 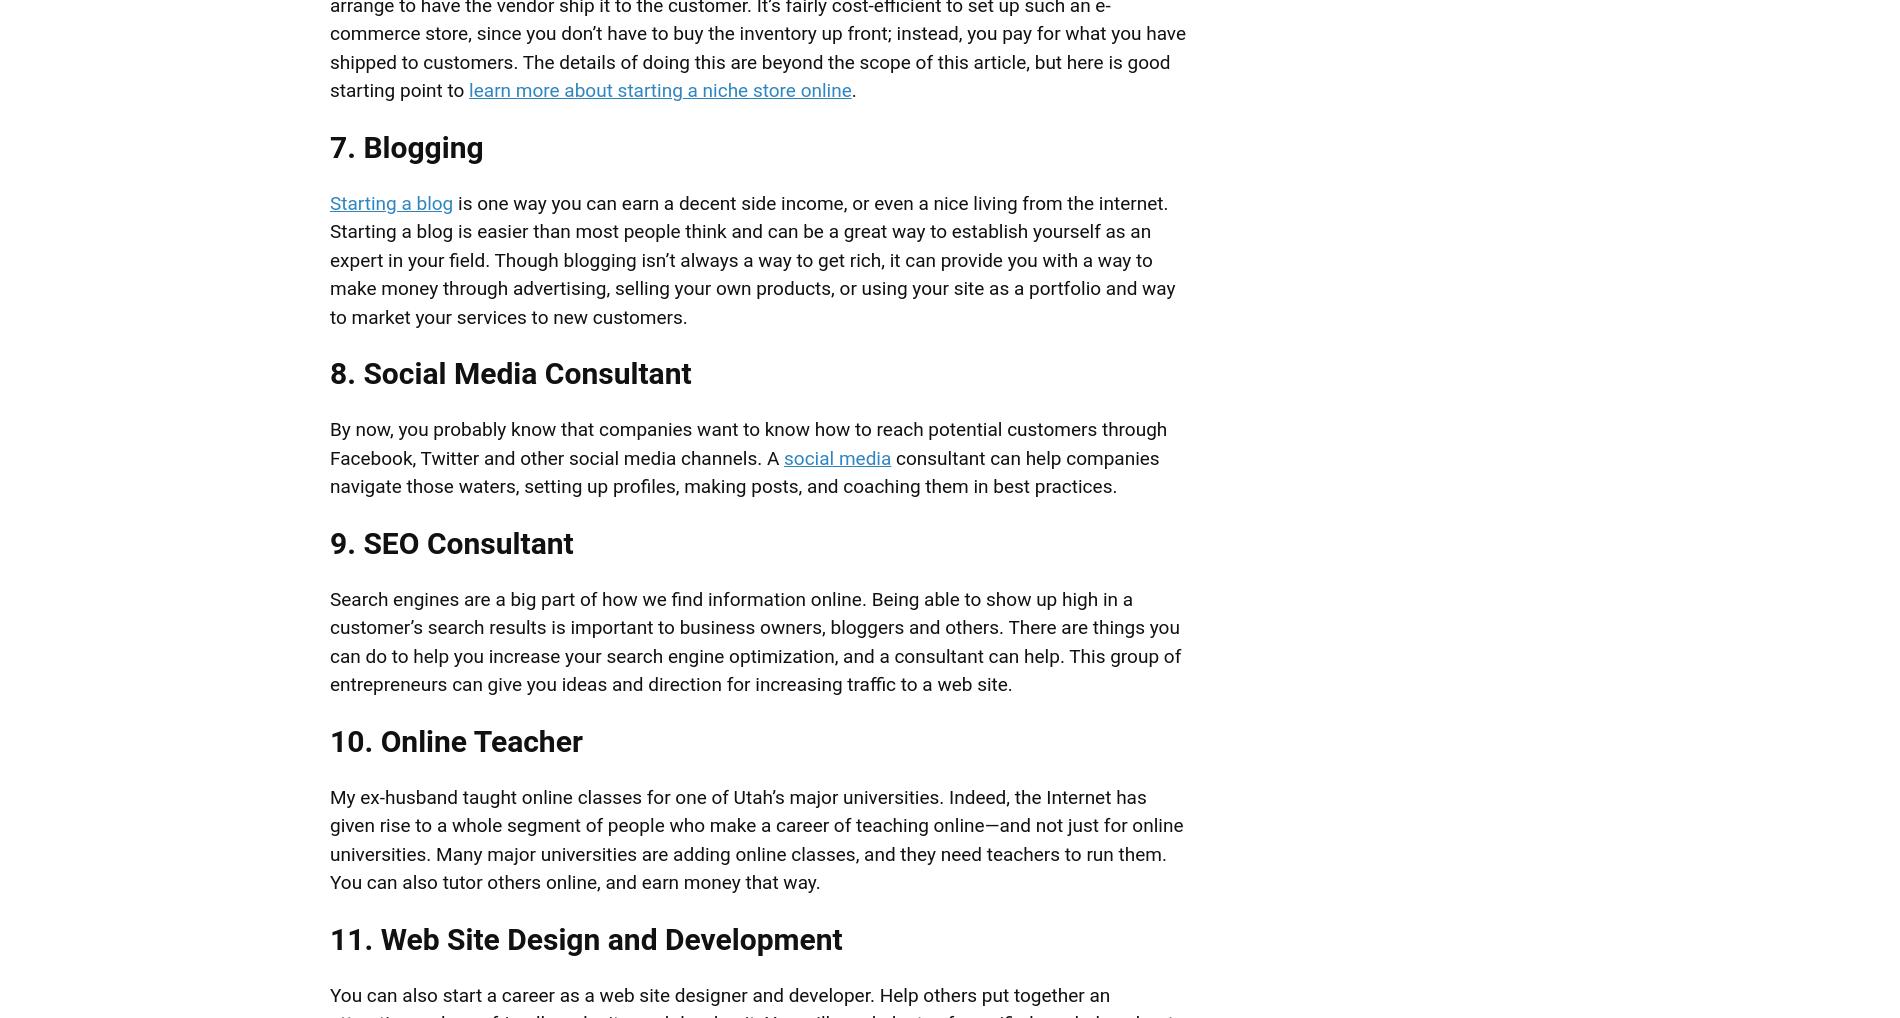 I want to click on 'Search engines are a big part of how we find information online. Being able to show up high in a customer’s search results is important to business owners, bloggers and others. There are things you can do to help you increase your search engine optimization, and a consultant can help. This group of entrepreneurs can give you ideas and direction for increasing traffic to a web site.', so click(x=329, y=640).